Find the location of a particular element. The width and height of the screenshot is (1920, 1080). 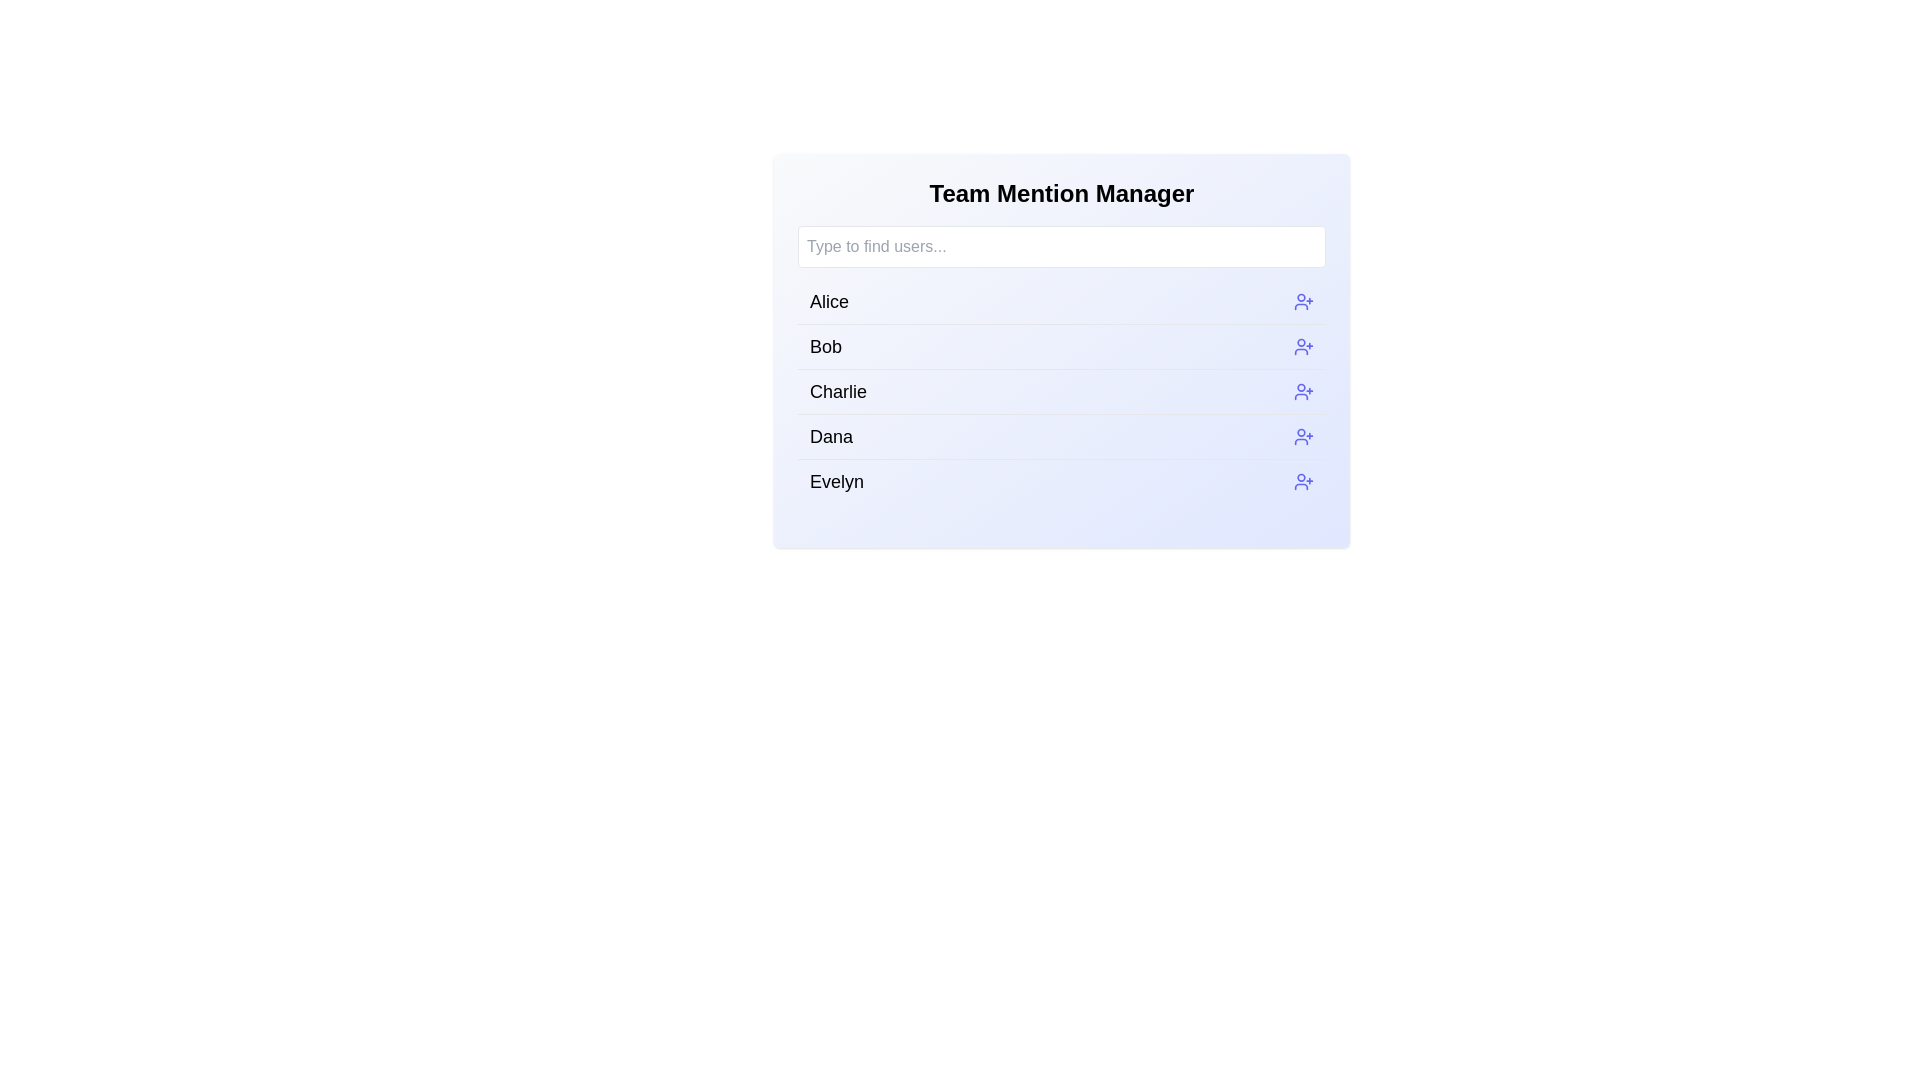

the list item representing the user 'Charlie' to send a request is located at coordinates (1060, 391).